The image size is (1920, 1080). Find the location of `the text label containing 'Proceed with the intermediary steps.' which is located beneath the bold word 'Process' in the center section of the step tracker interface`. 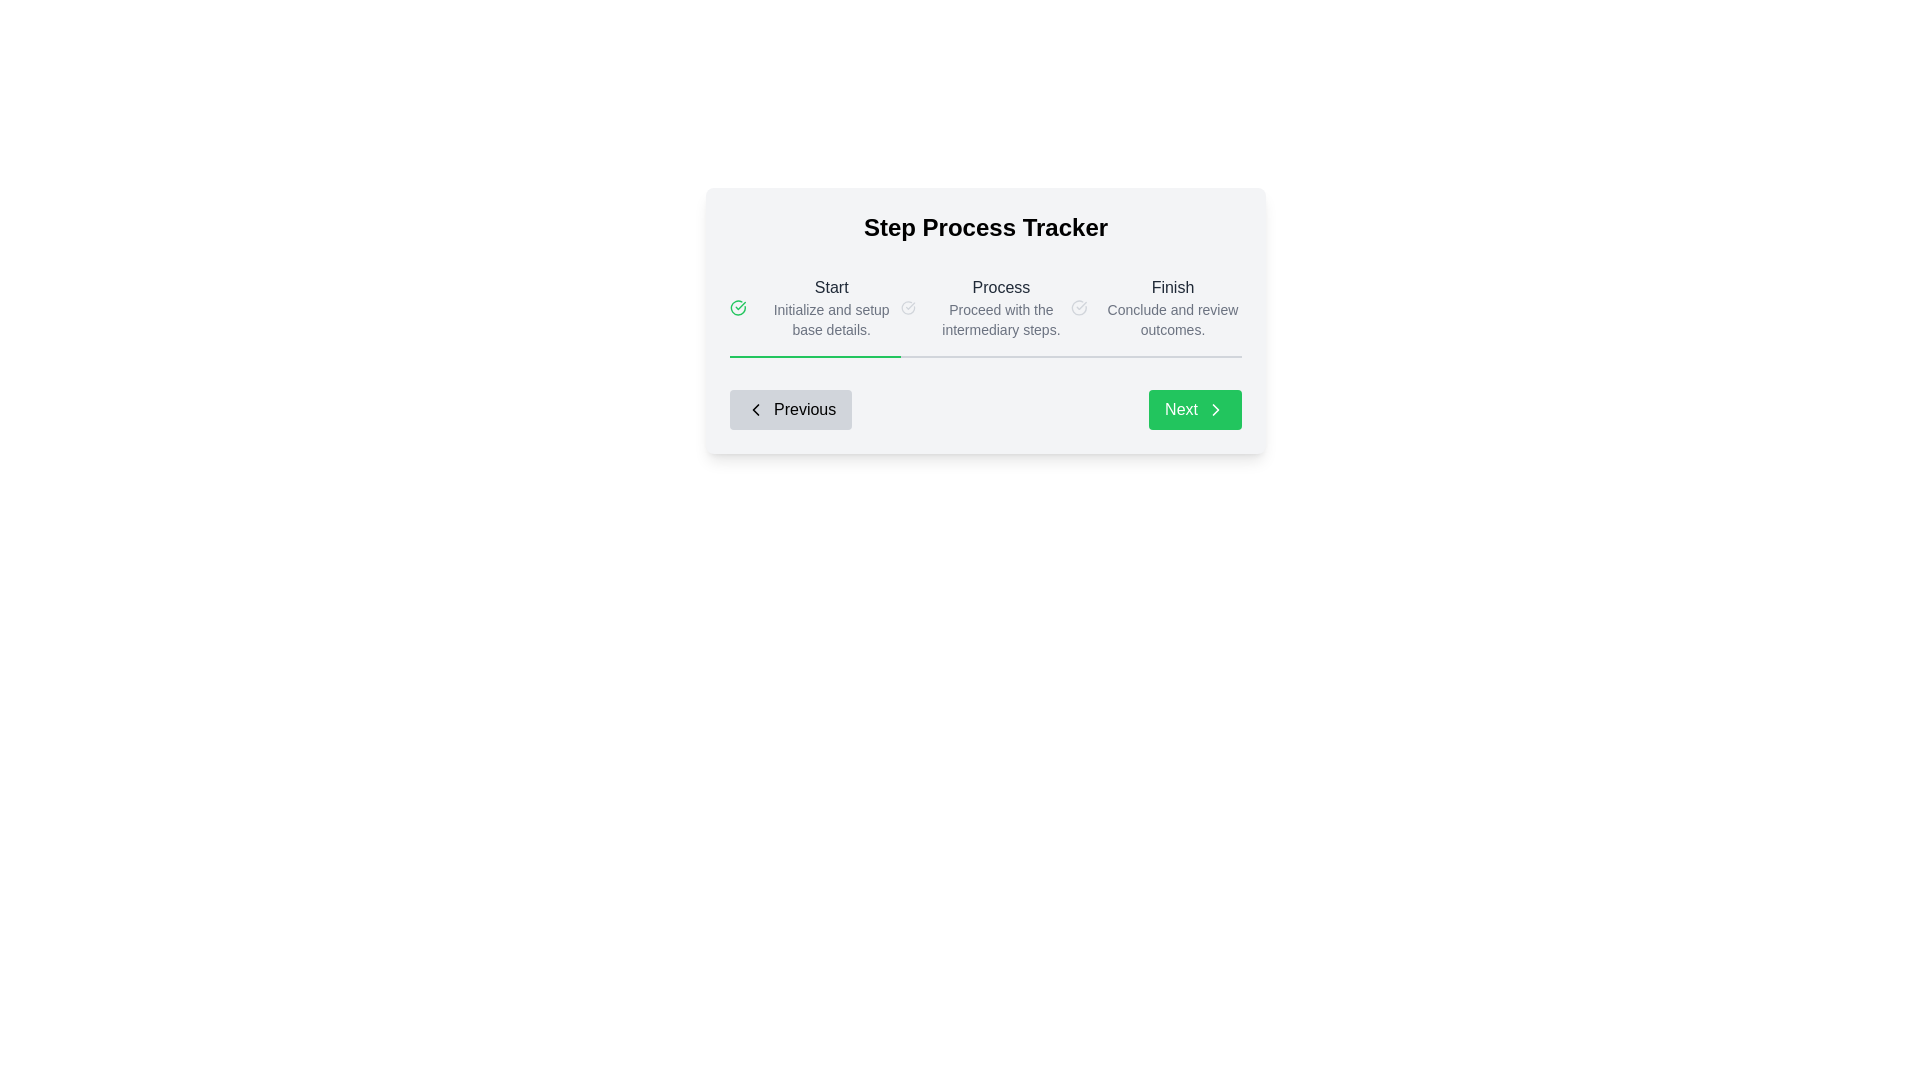

the text label containing 'Proceed with the intermediary steps.' which is located beneath the bold word 'Process' in the center section of the step tracker interface is located at coordinates (1001, 319).